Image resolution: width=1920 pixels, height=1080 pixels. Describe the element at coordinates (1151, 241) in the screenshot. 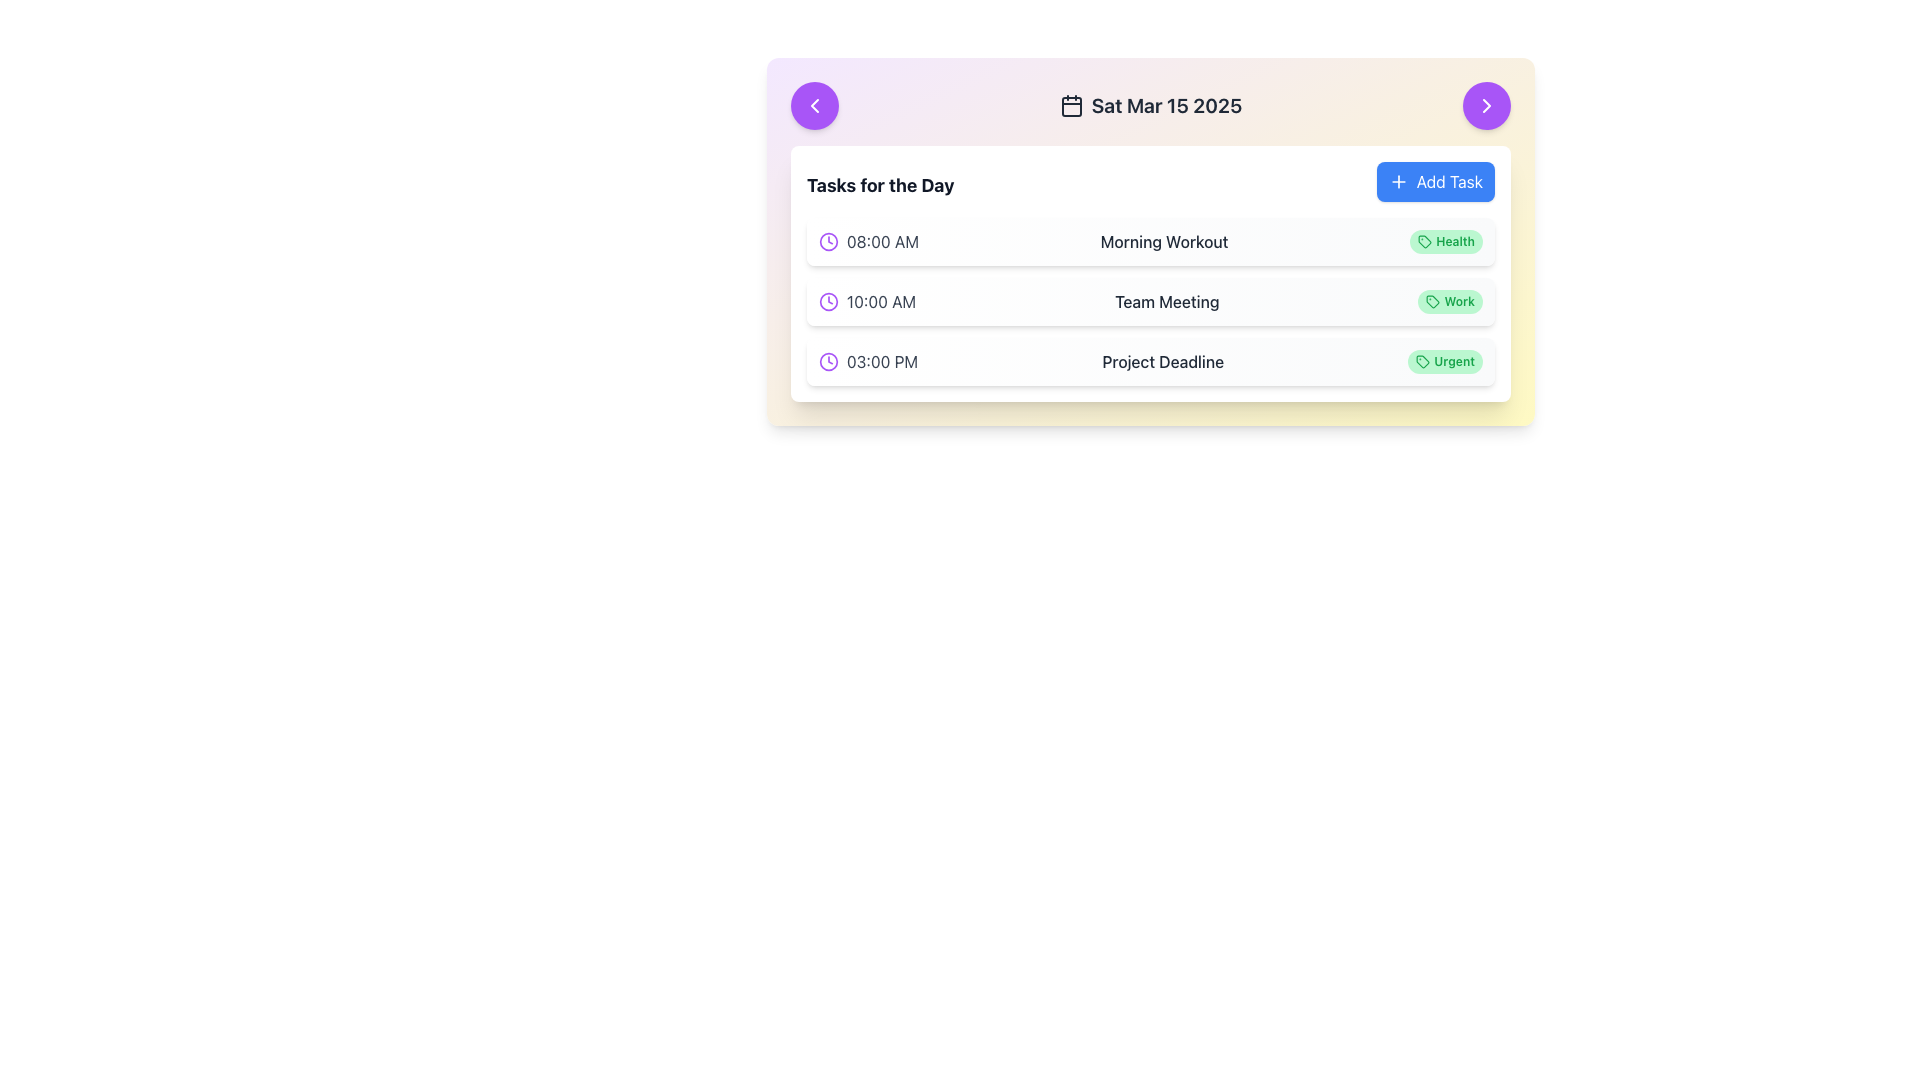

I see `the 'Morning Workout' row entry in the task list to interact with it. This row contains a clock icon, time text, a bold text label, and a health tag icon, and is located under the 'Tasks for the Day' section` at that location.